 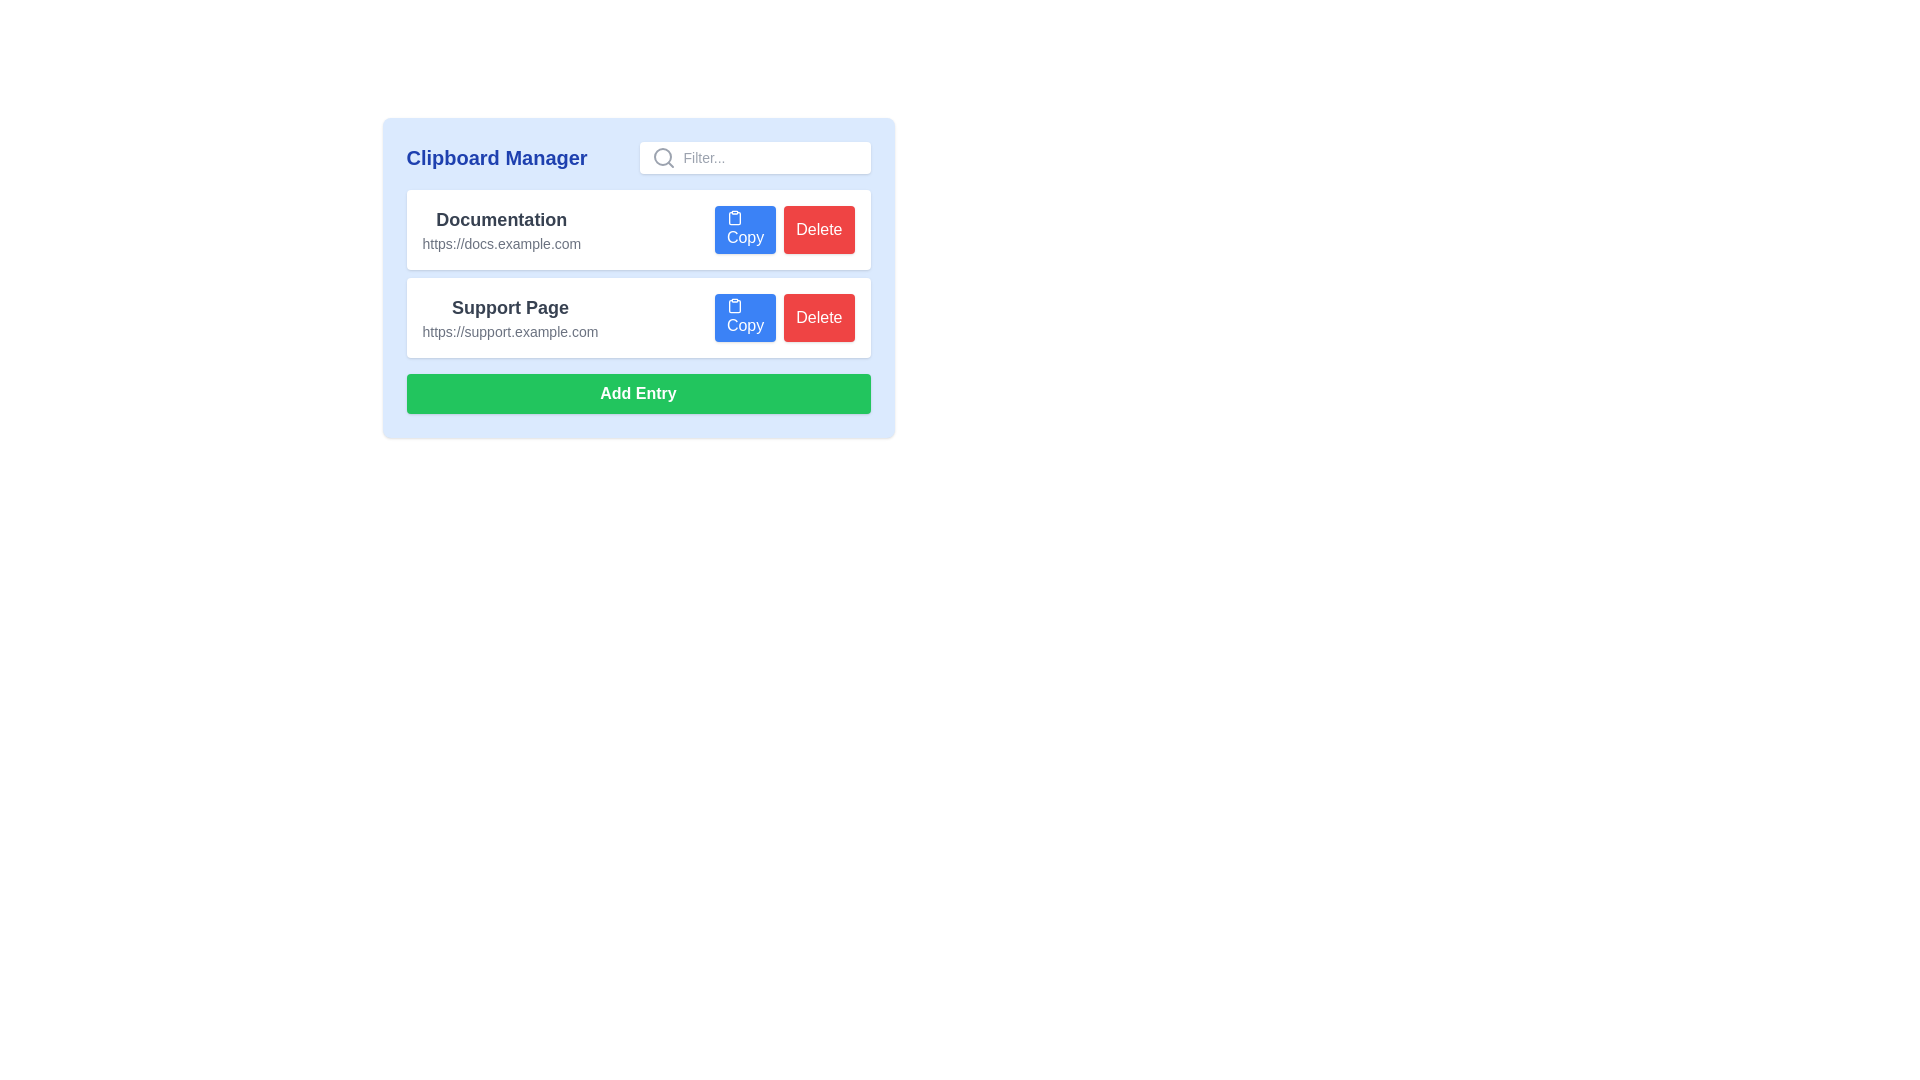 I want to click on the search icon located inside the header section of the search bar, positioned to the left of the 'Filter...' input box, so click(x=663, y=157).